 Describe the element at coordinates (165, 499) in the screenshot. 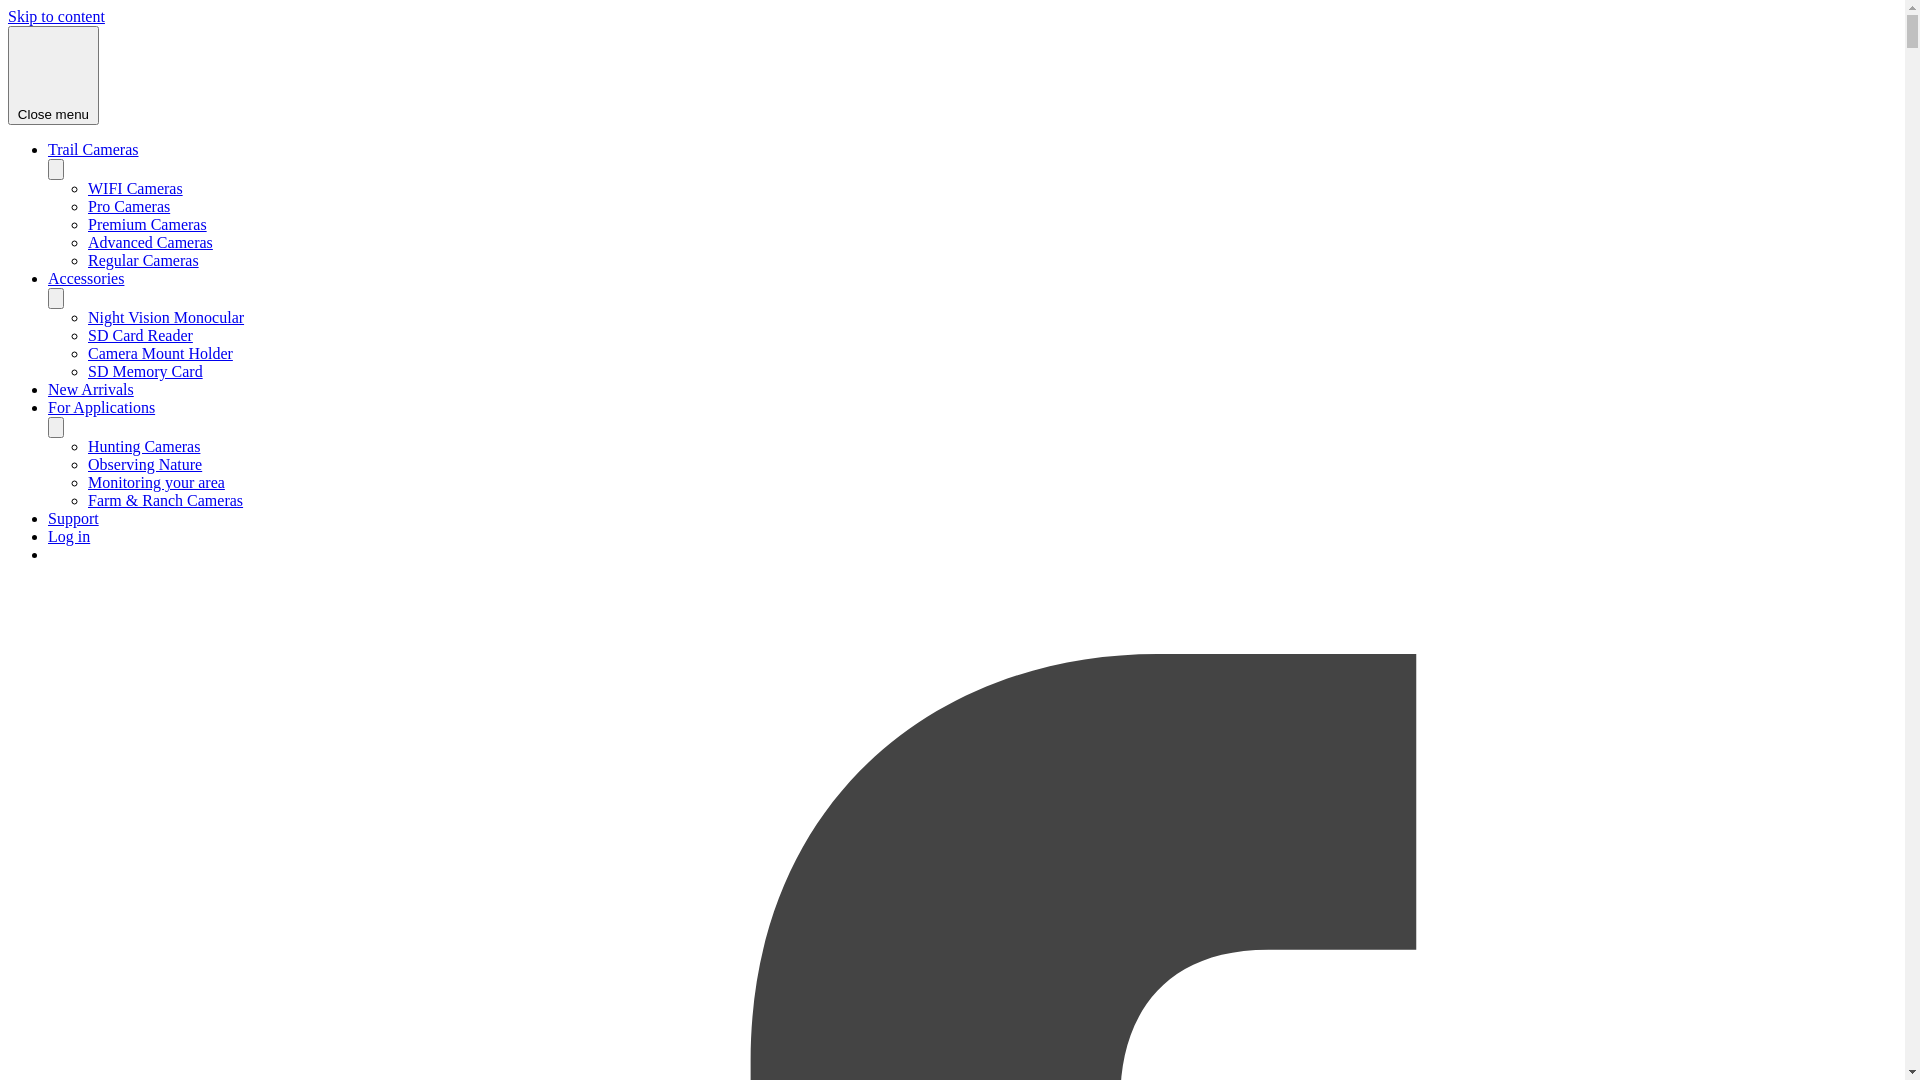

I see `'Farm & Ranch Cameras'` at that location.